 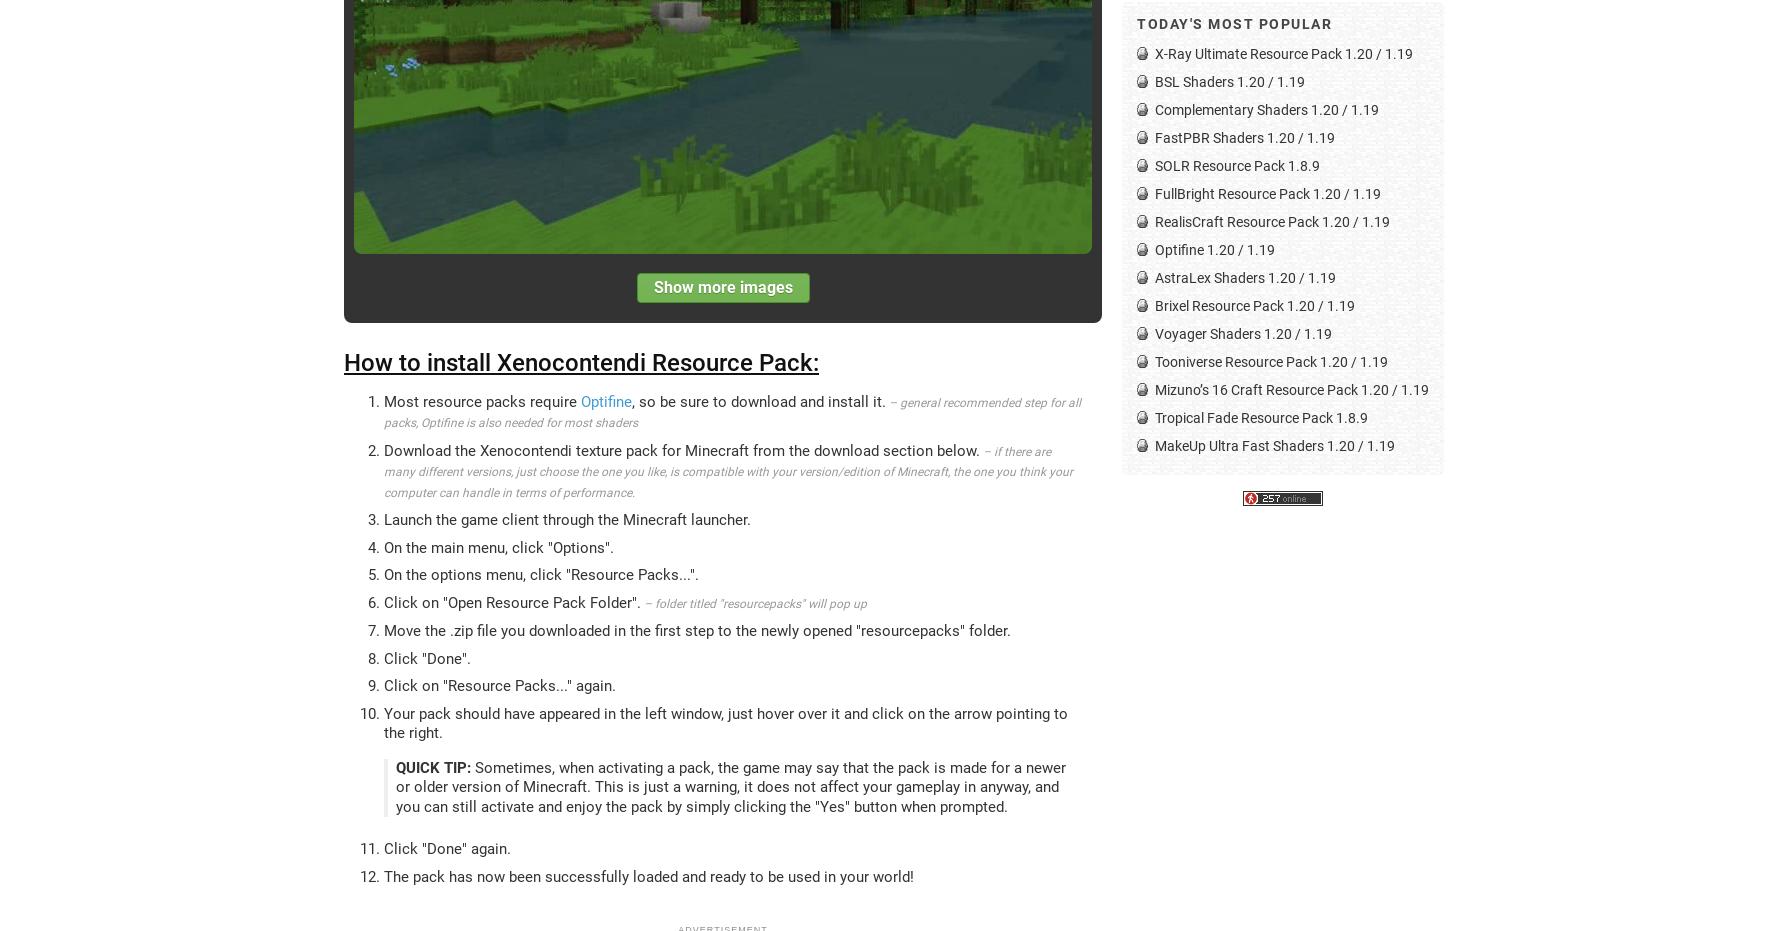 What do you see at coordinates (1274, 444) in the screenshot?
I see `'MakeUp Ultra Fast Shaders 1.20 / 1.19'` at bounding box center [1274, 444].